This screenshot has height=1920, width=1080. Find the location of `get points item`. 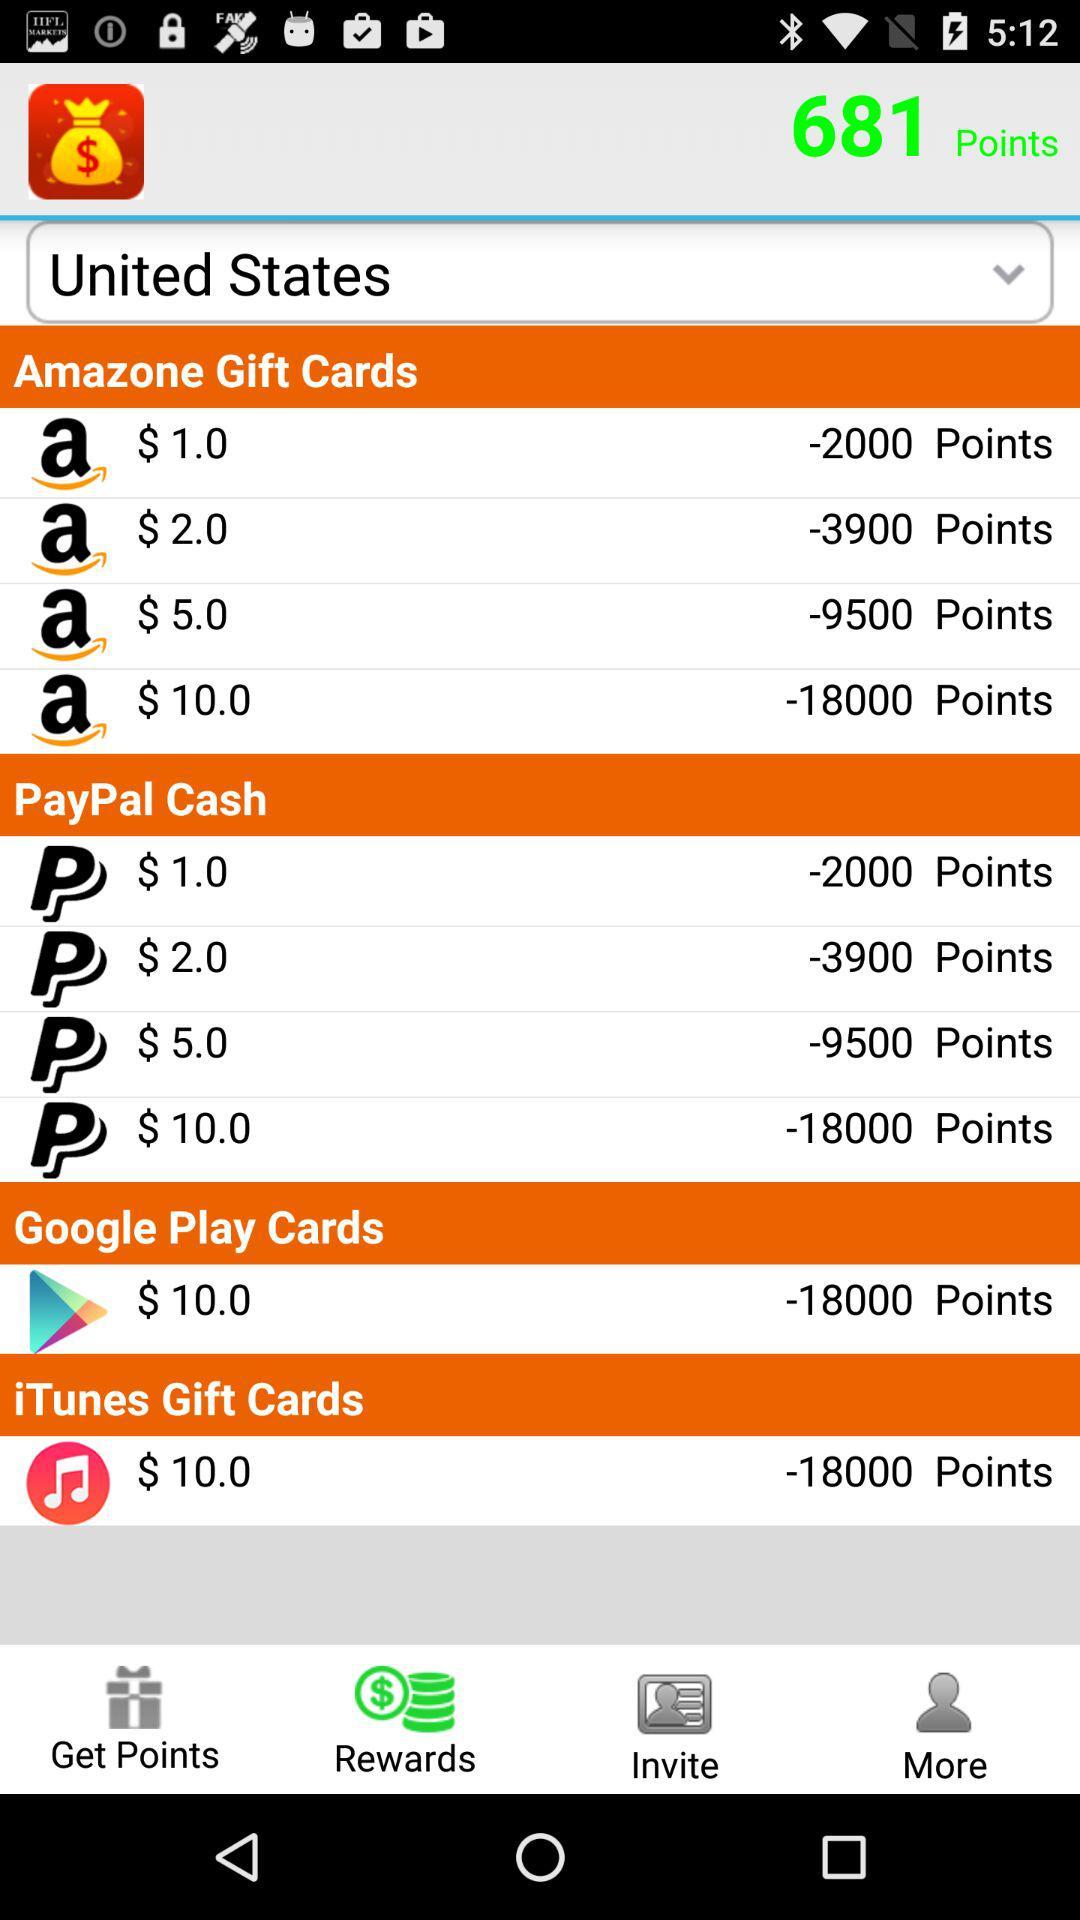

get points item is located at coordinates (135, 1718).